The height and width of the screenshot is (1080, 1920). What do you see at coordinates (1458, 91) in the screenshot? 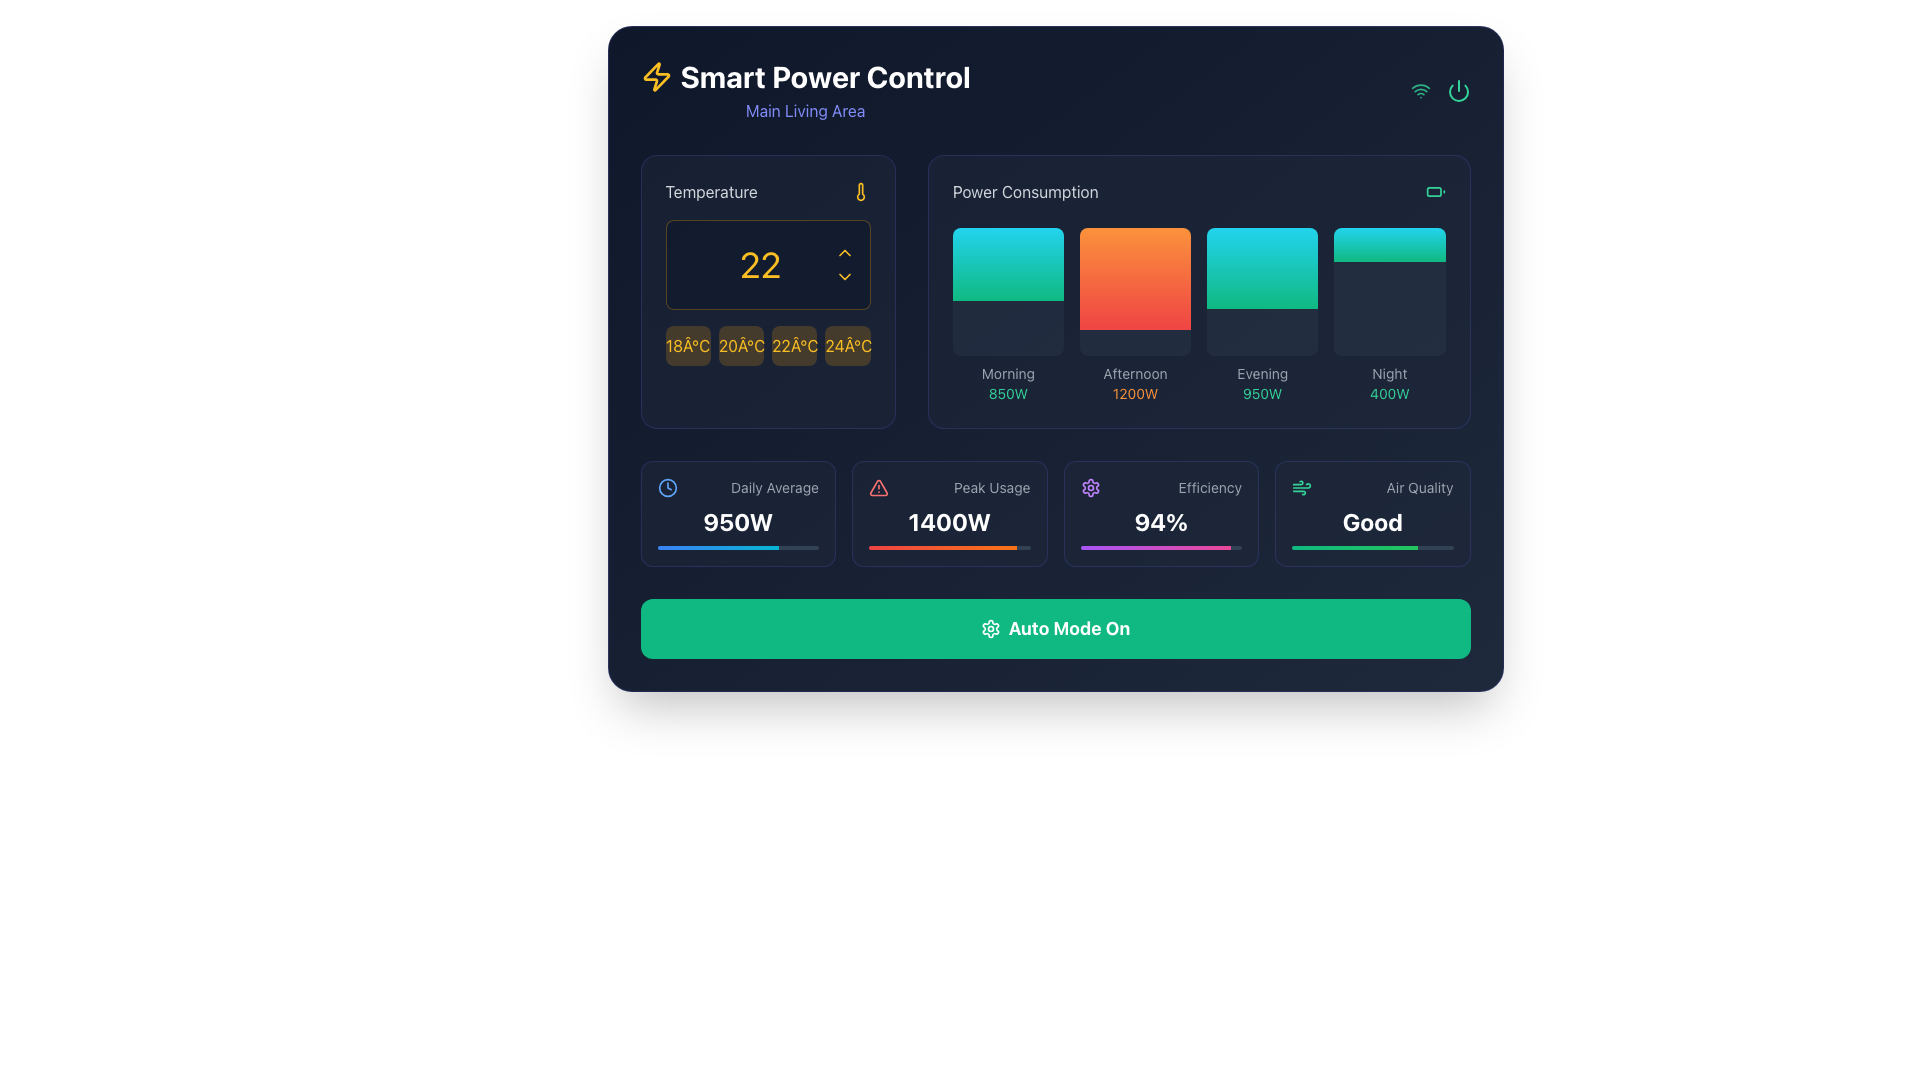
I see `the power/toggle Icon button located as the second icon from the right in the upper-right corner of the interface` at bounding box center [1458, 91].